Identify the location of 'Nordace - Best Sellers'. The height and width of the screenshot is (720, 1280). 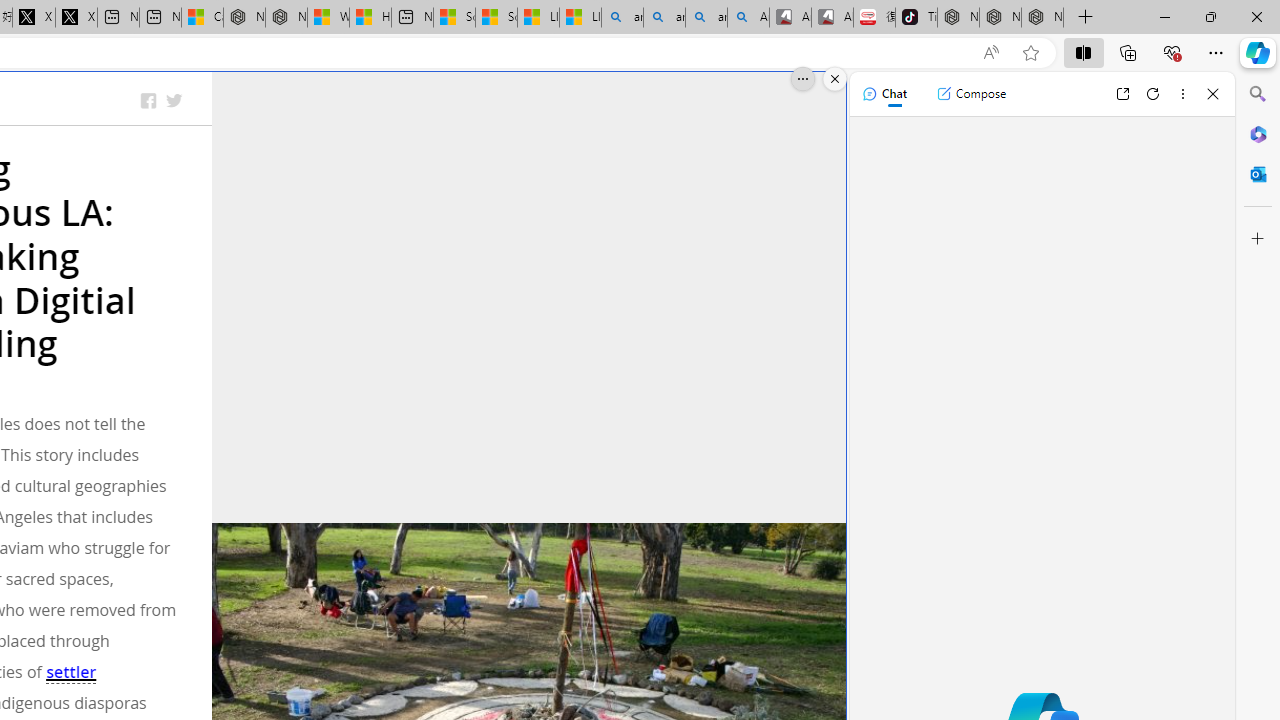
(957, 17).